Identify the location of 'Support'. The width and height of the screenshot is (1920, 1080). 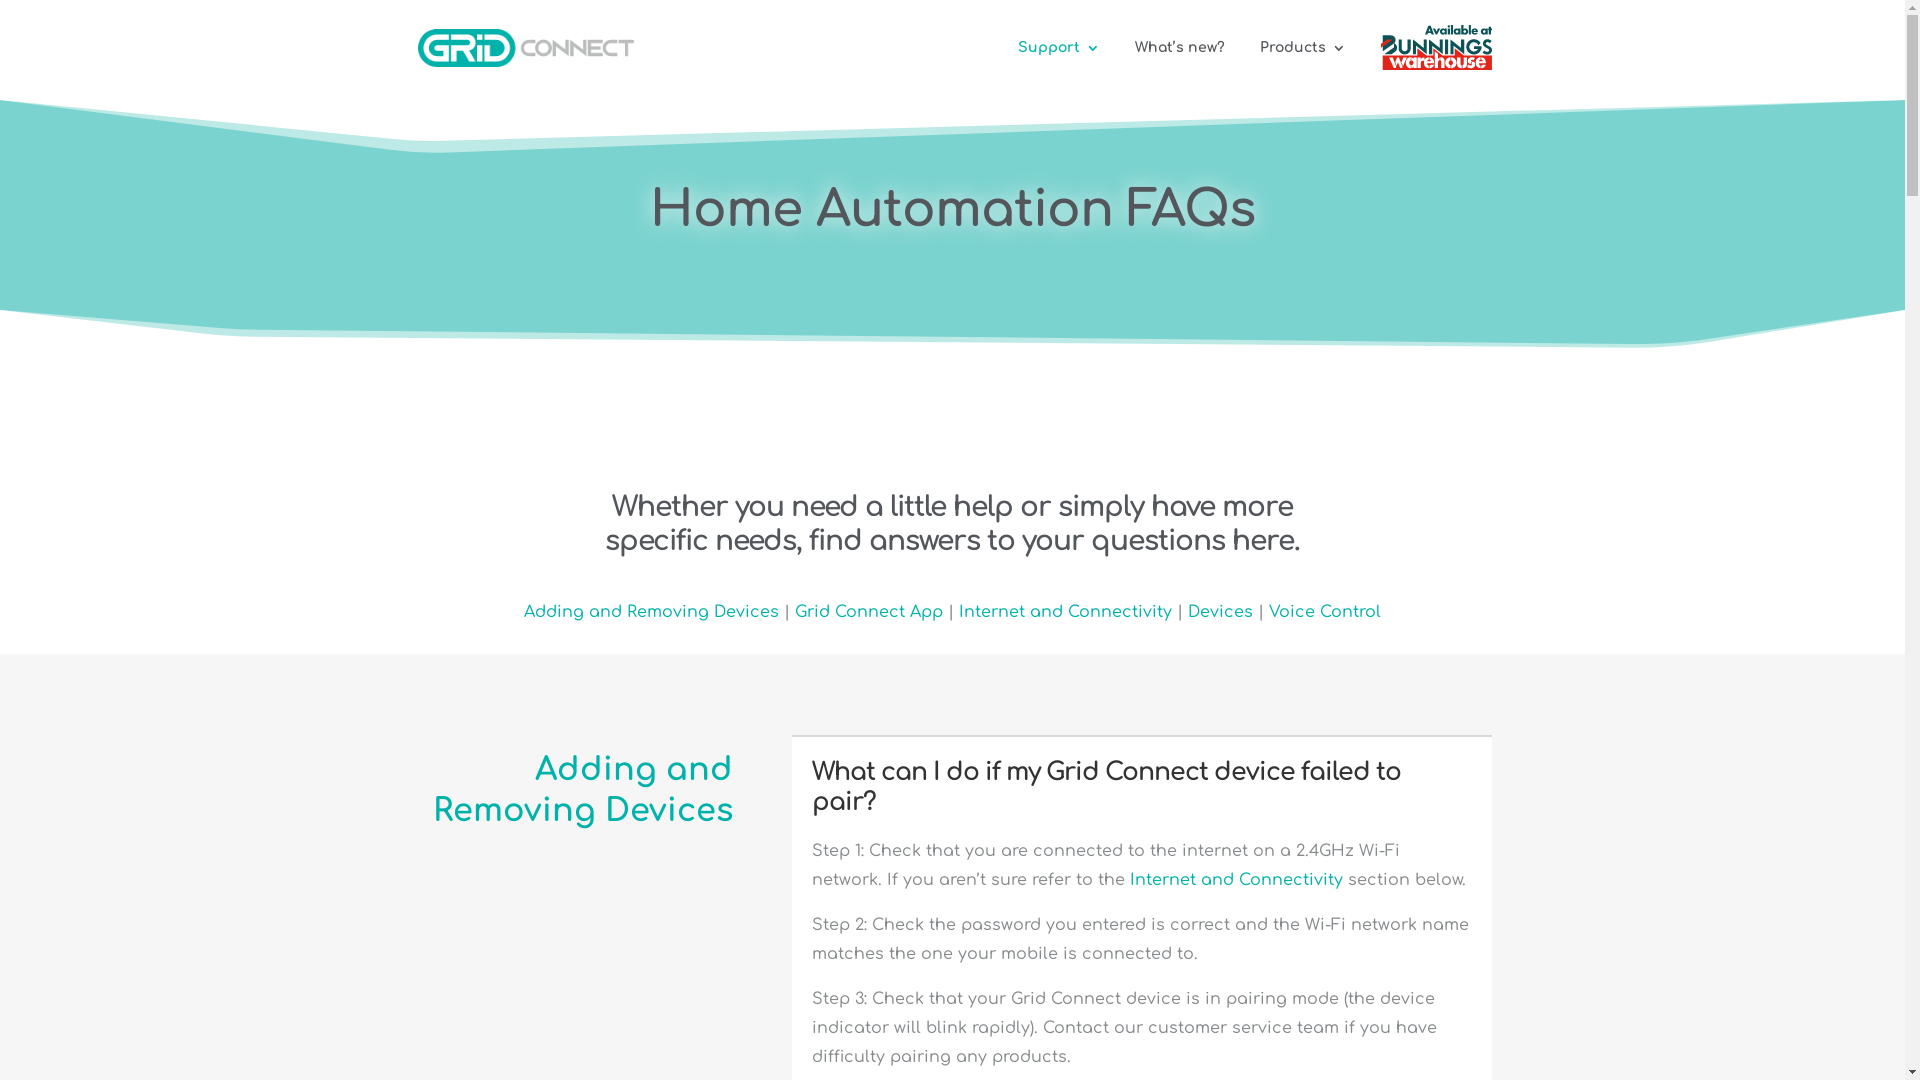
(1058, 58).